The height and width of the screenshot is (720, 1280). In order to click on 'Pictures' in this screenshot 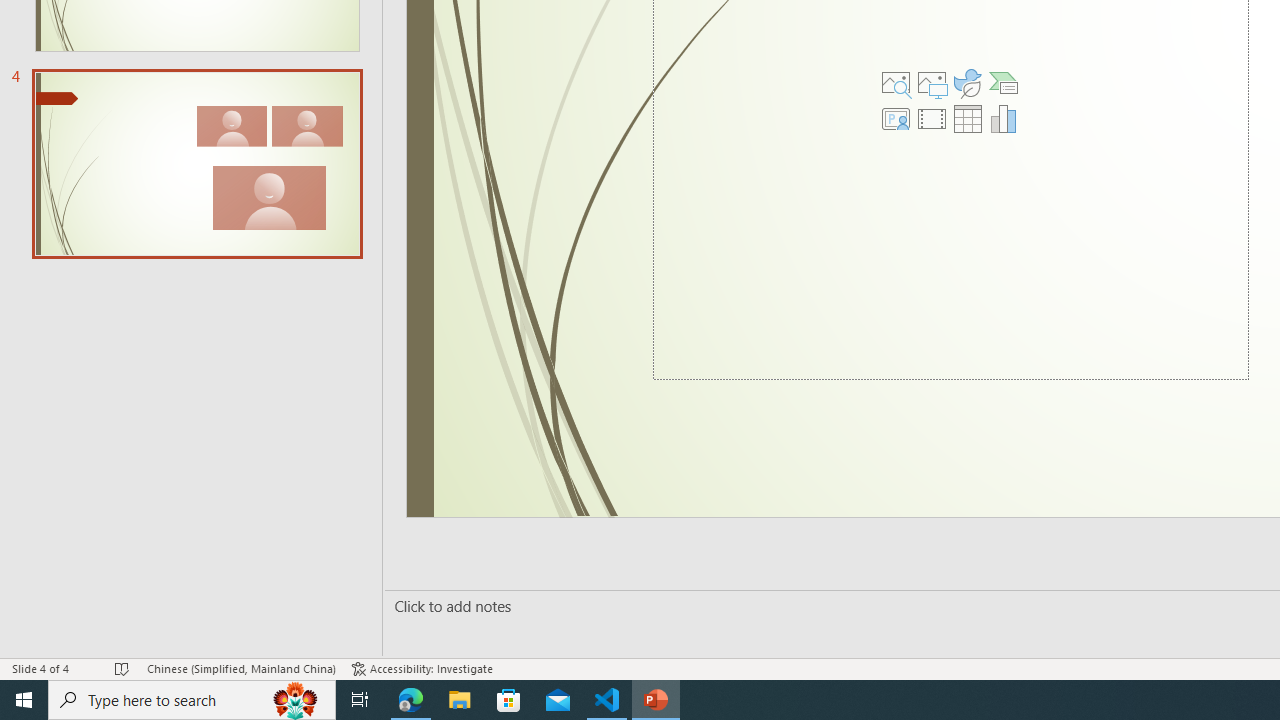, I will do `click(931, 82)`.